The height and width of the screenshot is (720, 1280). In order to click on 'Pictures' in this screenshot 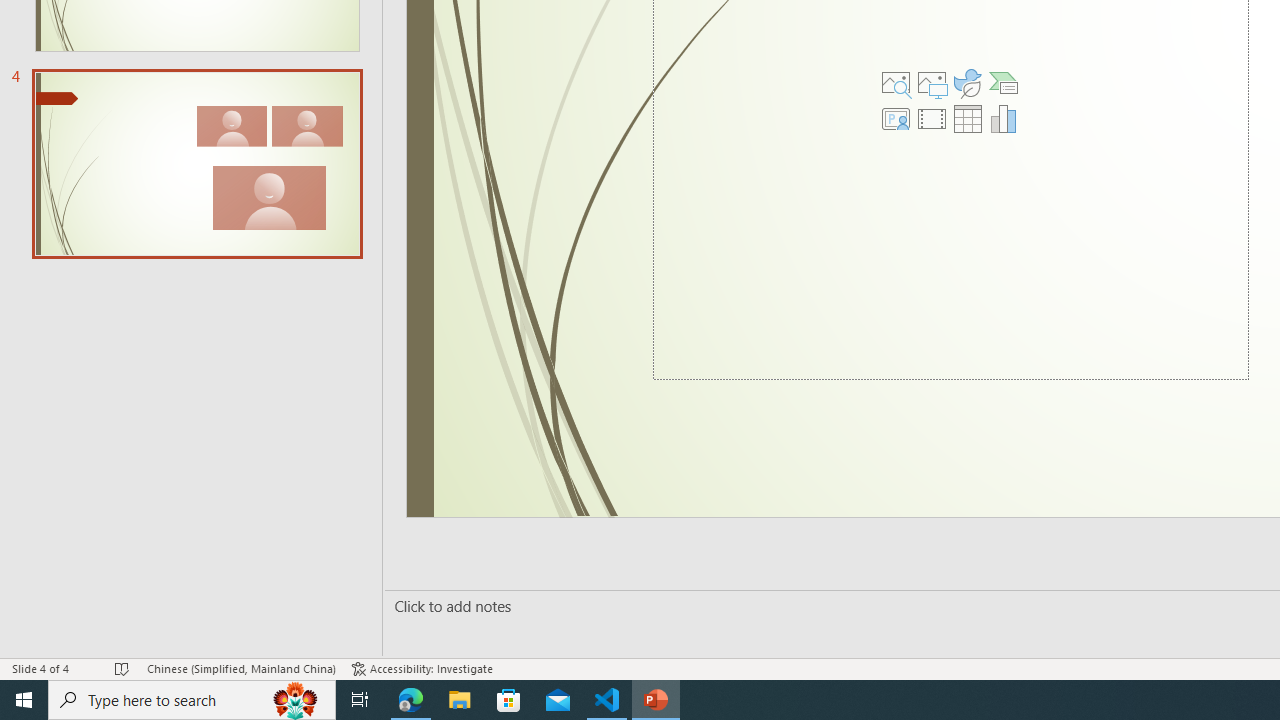, I will do `click(931, 82)`.